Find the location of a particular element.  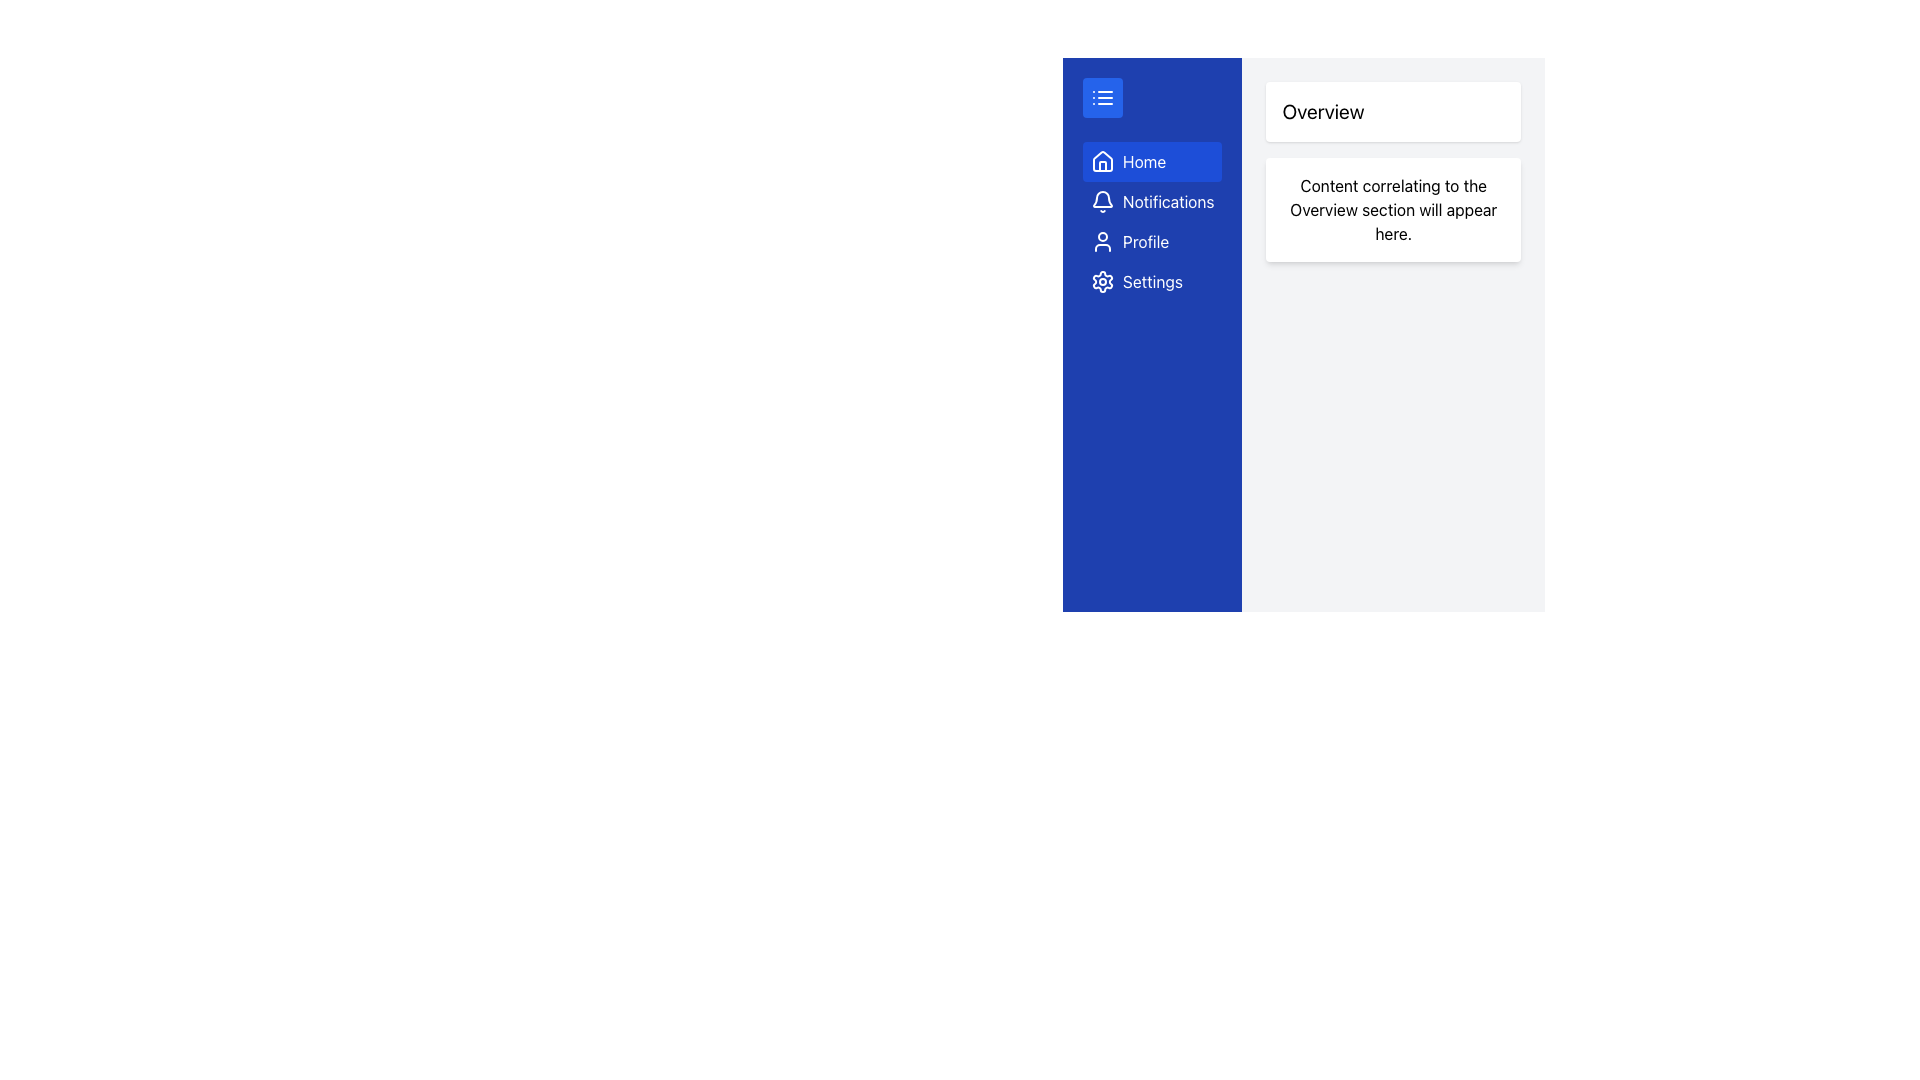

text label 'Home' in the first navigational menu item located in the vertical sidebar on the left side of the interface, which indicates navigation to the home section is located at coordinates (1144, 161).